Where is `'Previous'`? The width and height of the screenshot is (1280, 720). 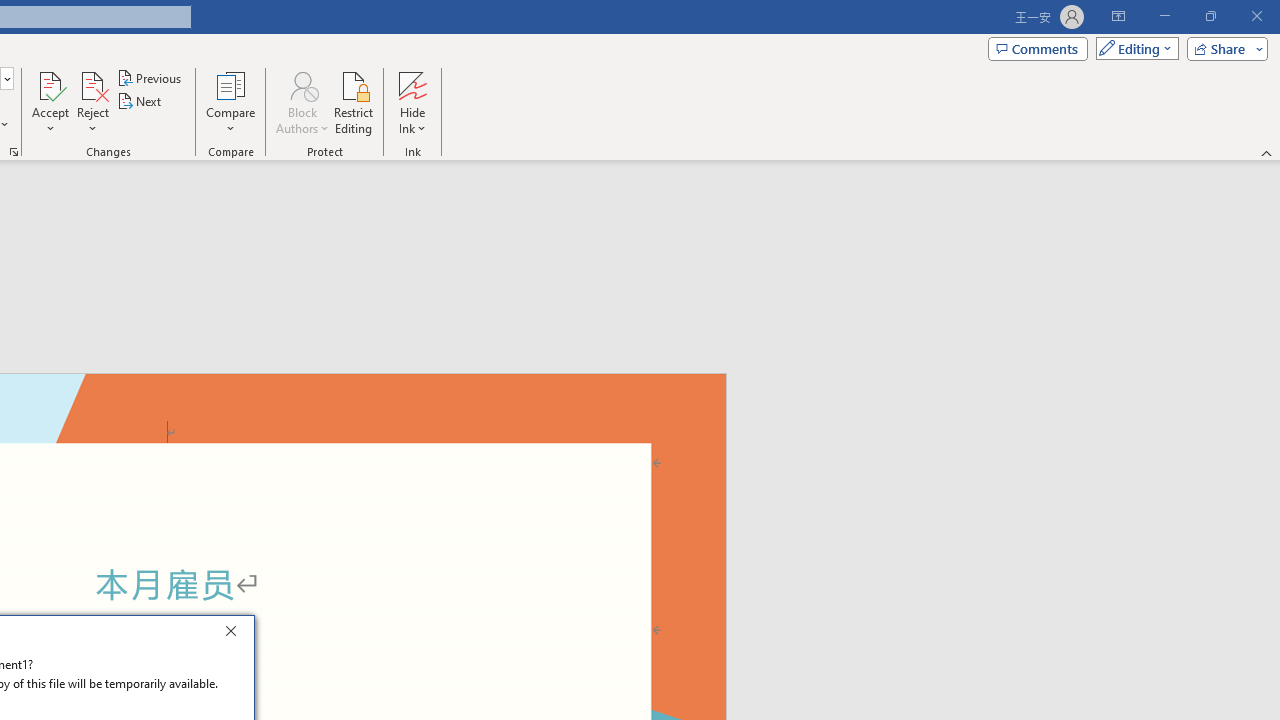
'Previous' is located at coordinates (150, 77).